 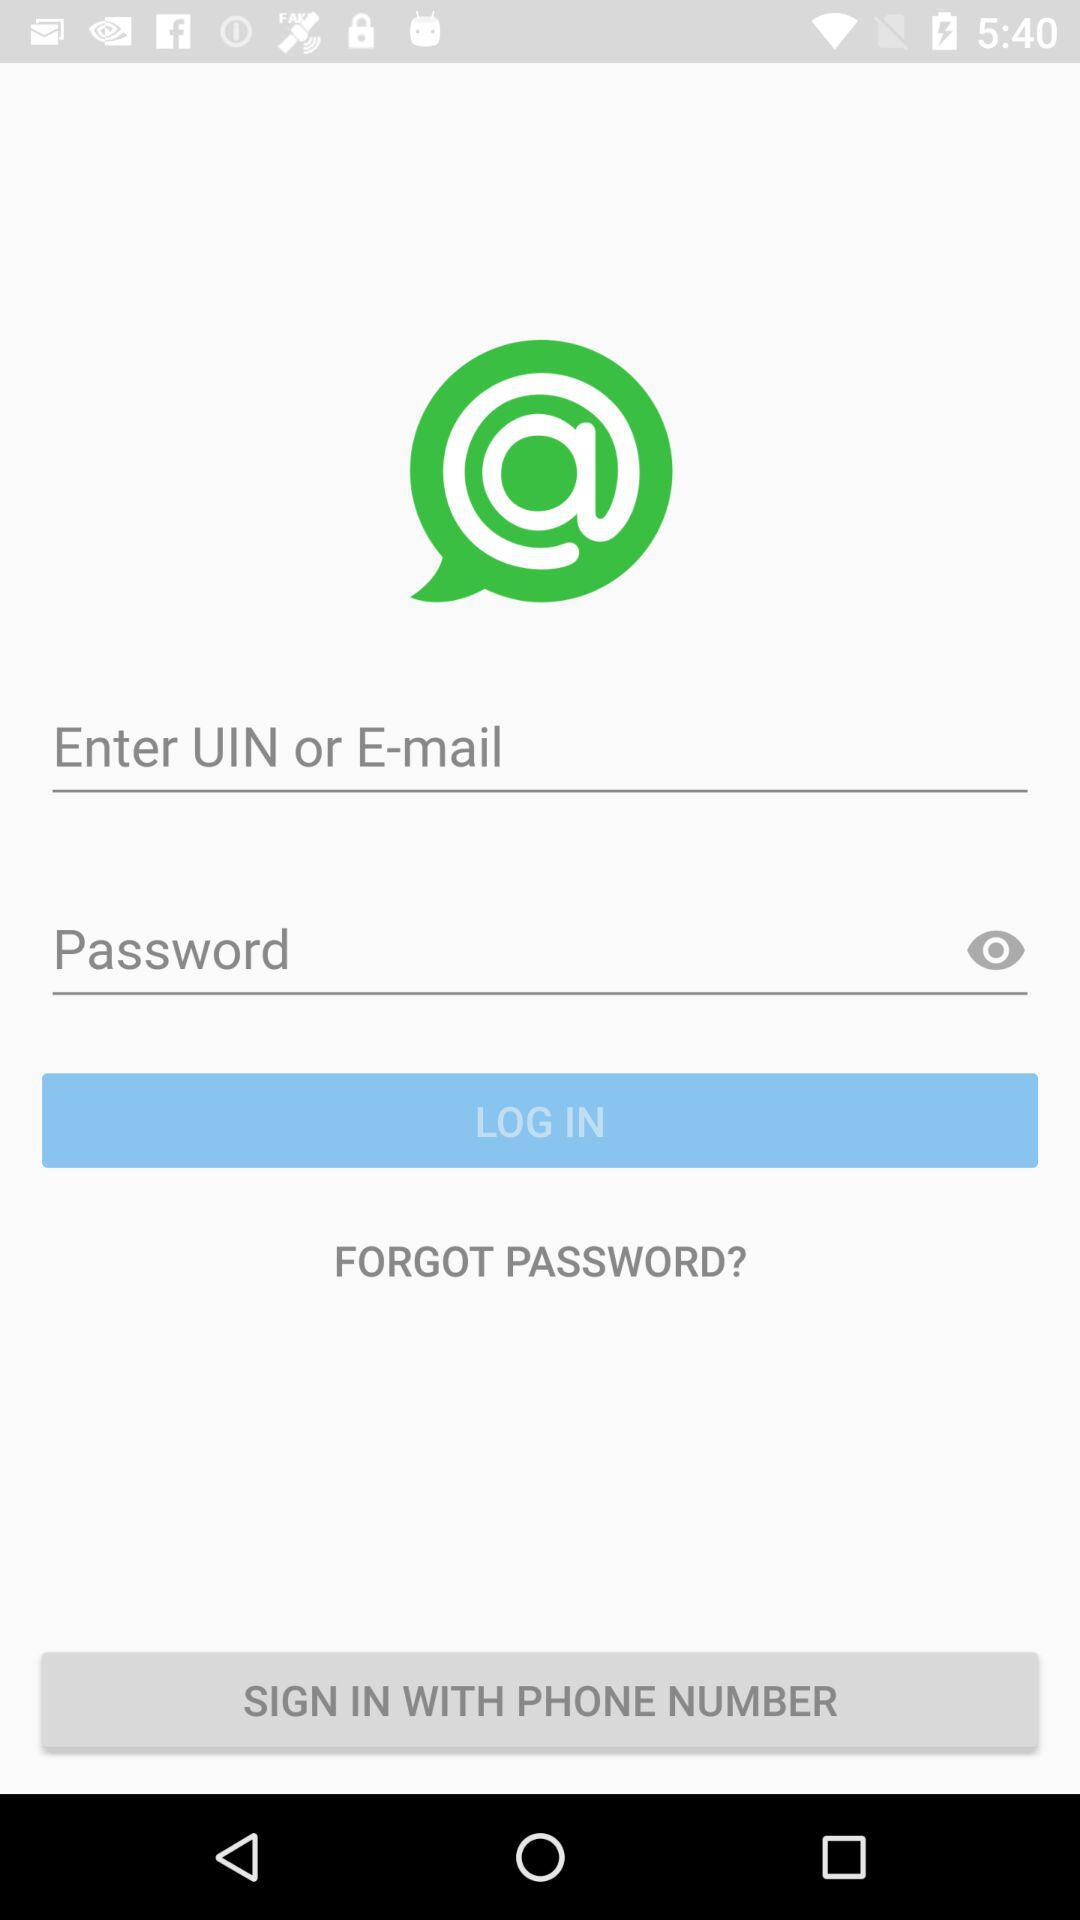 What do you see at coordinates (540, 1120) in the screenshot?
I see `log in icon` at bounding box center [540, 1120].